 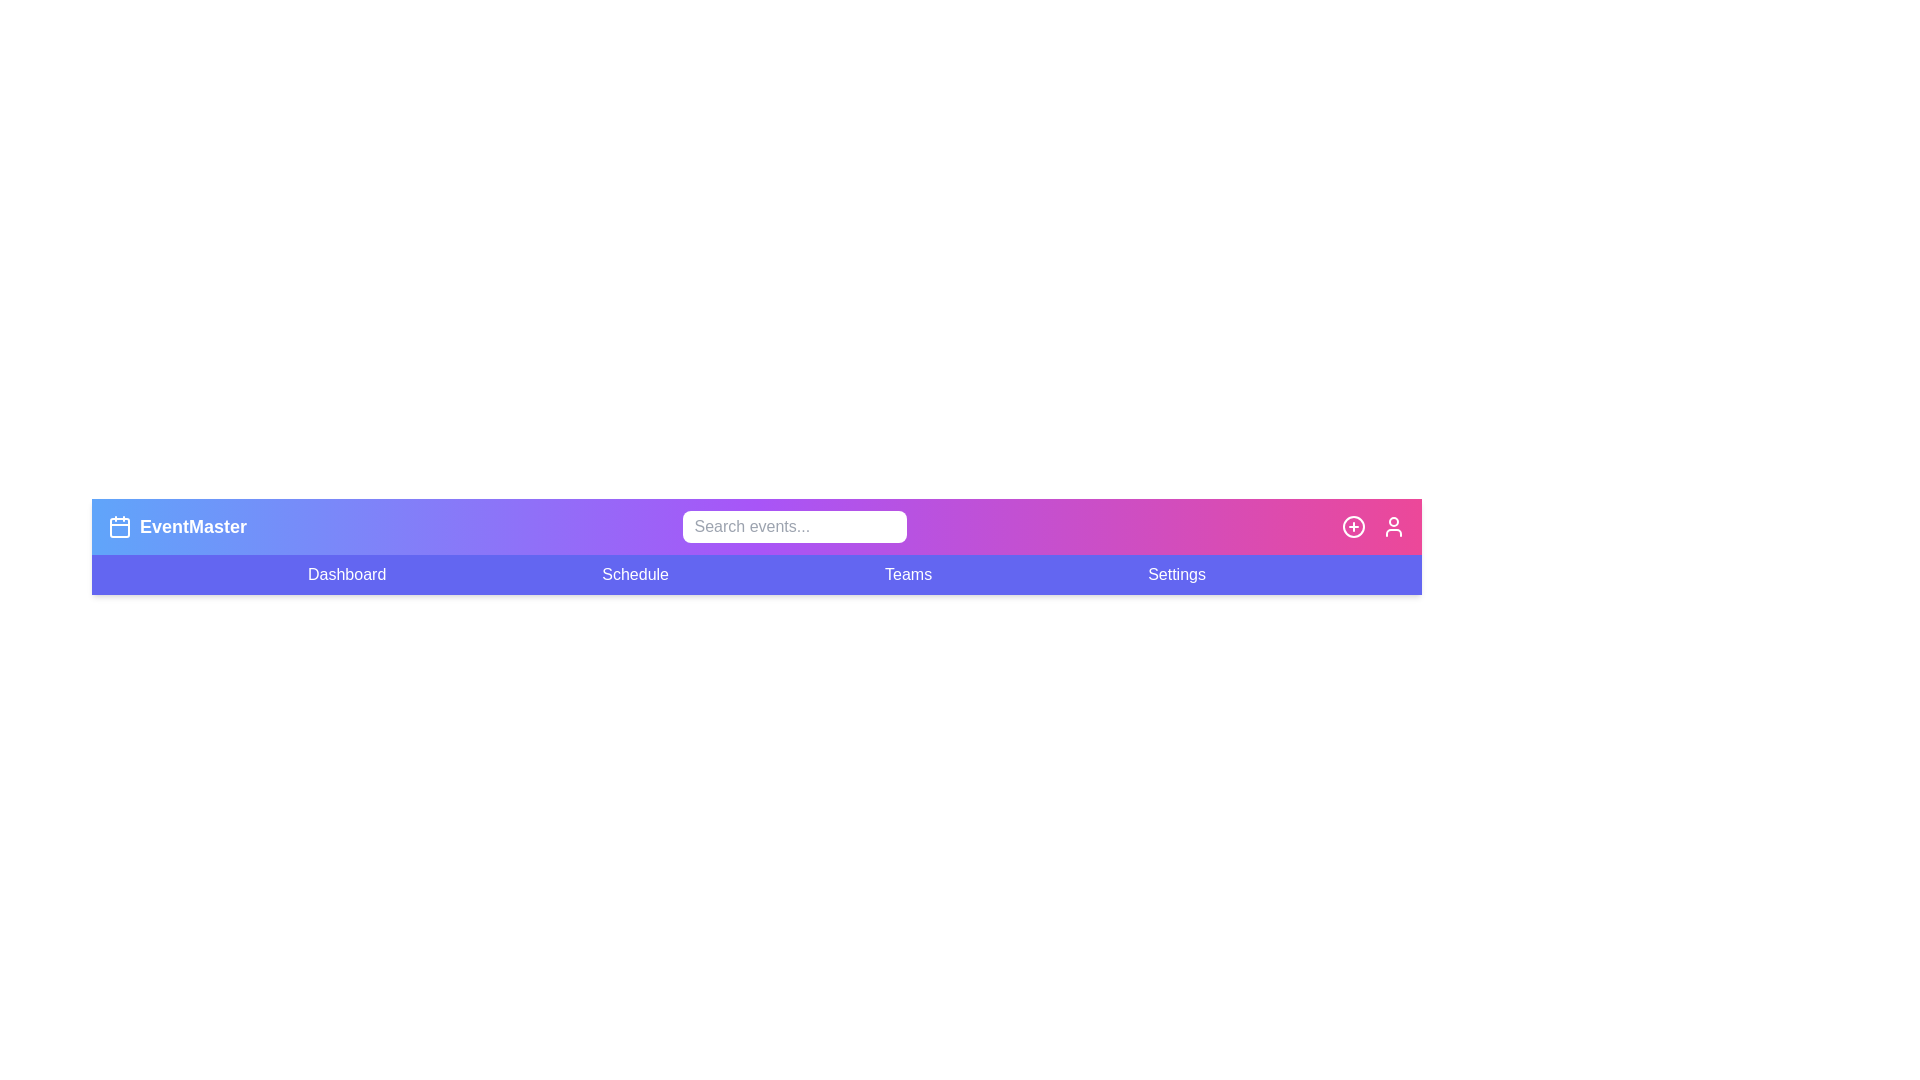 I want to click on the user icon to access user-related options, so click(x=1392, y=526).